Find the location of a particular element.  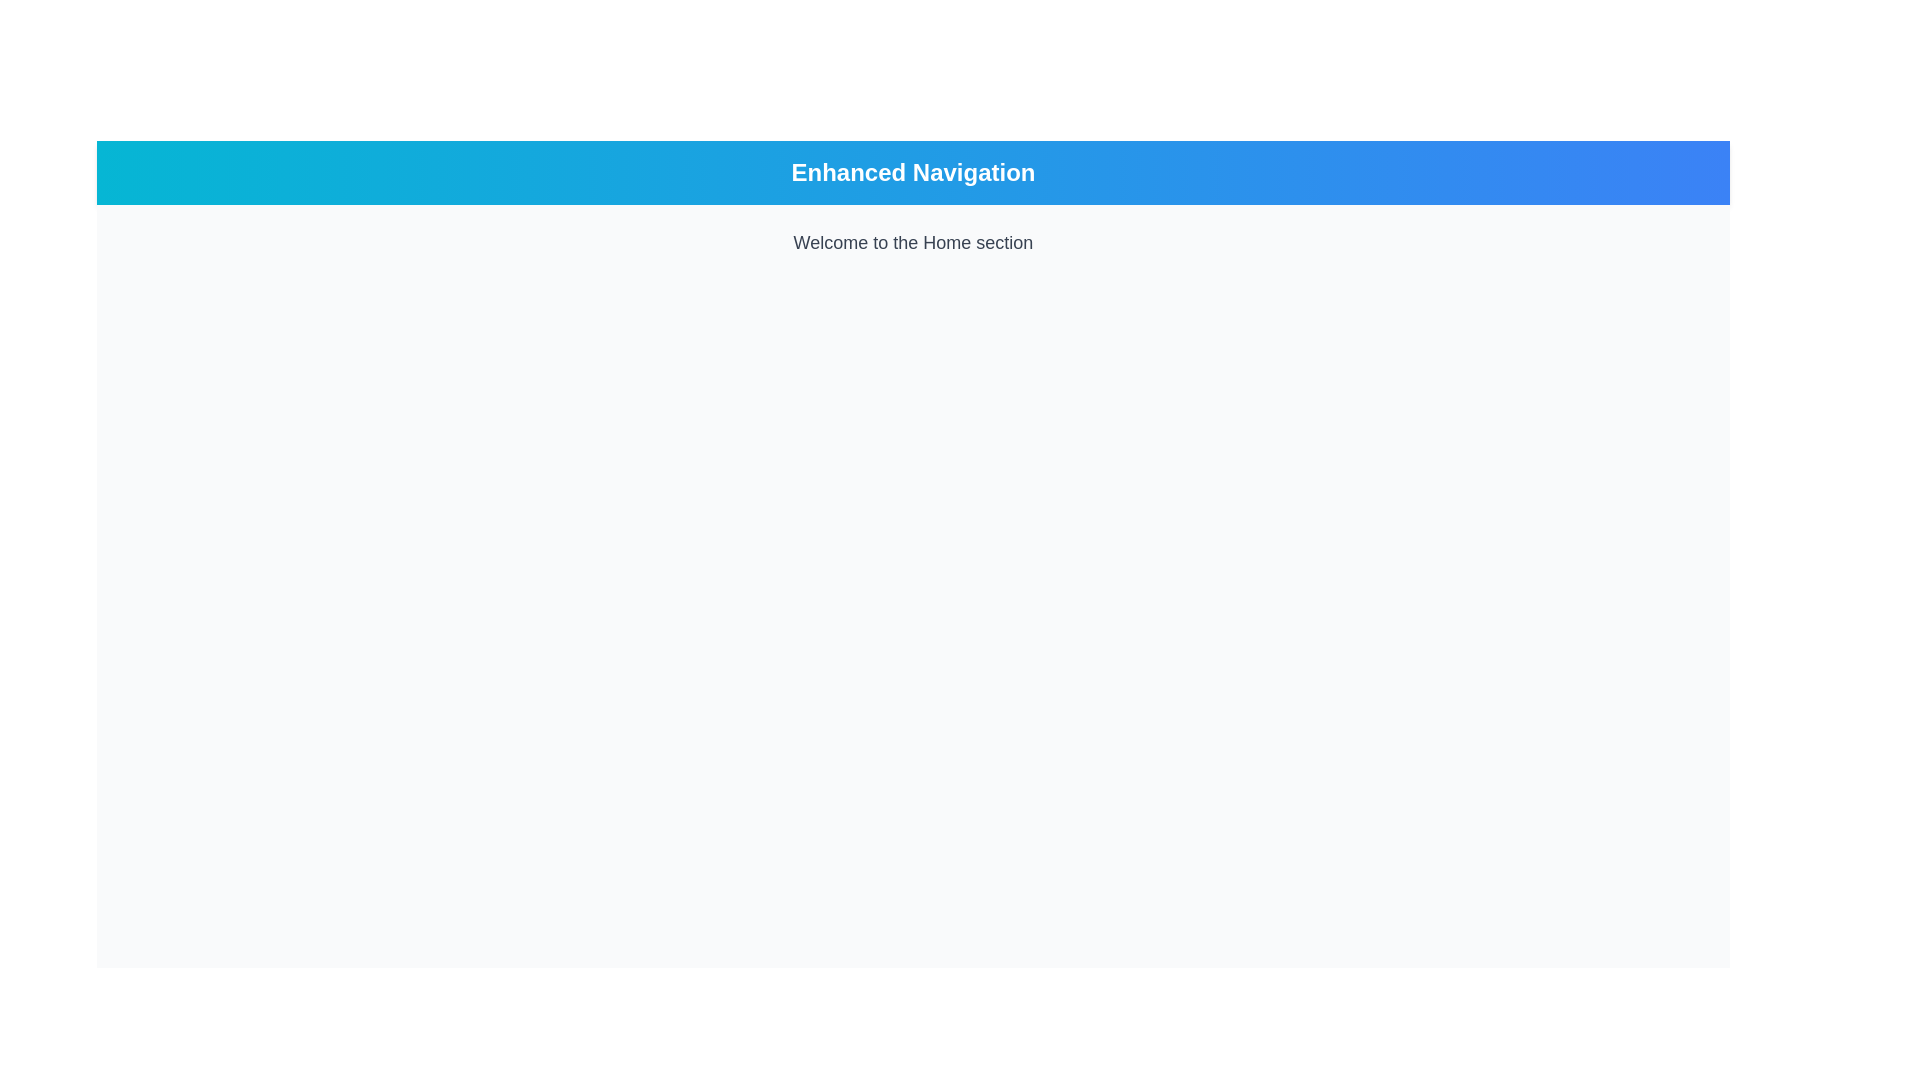

the text label that reads 'Welcome to the Home section', which is styled with a large font size and medium gray color, located near the top area of the content section below the blue header bar is located at coordinates (912, 242).